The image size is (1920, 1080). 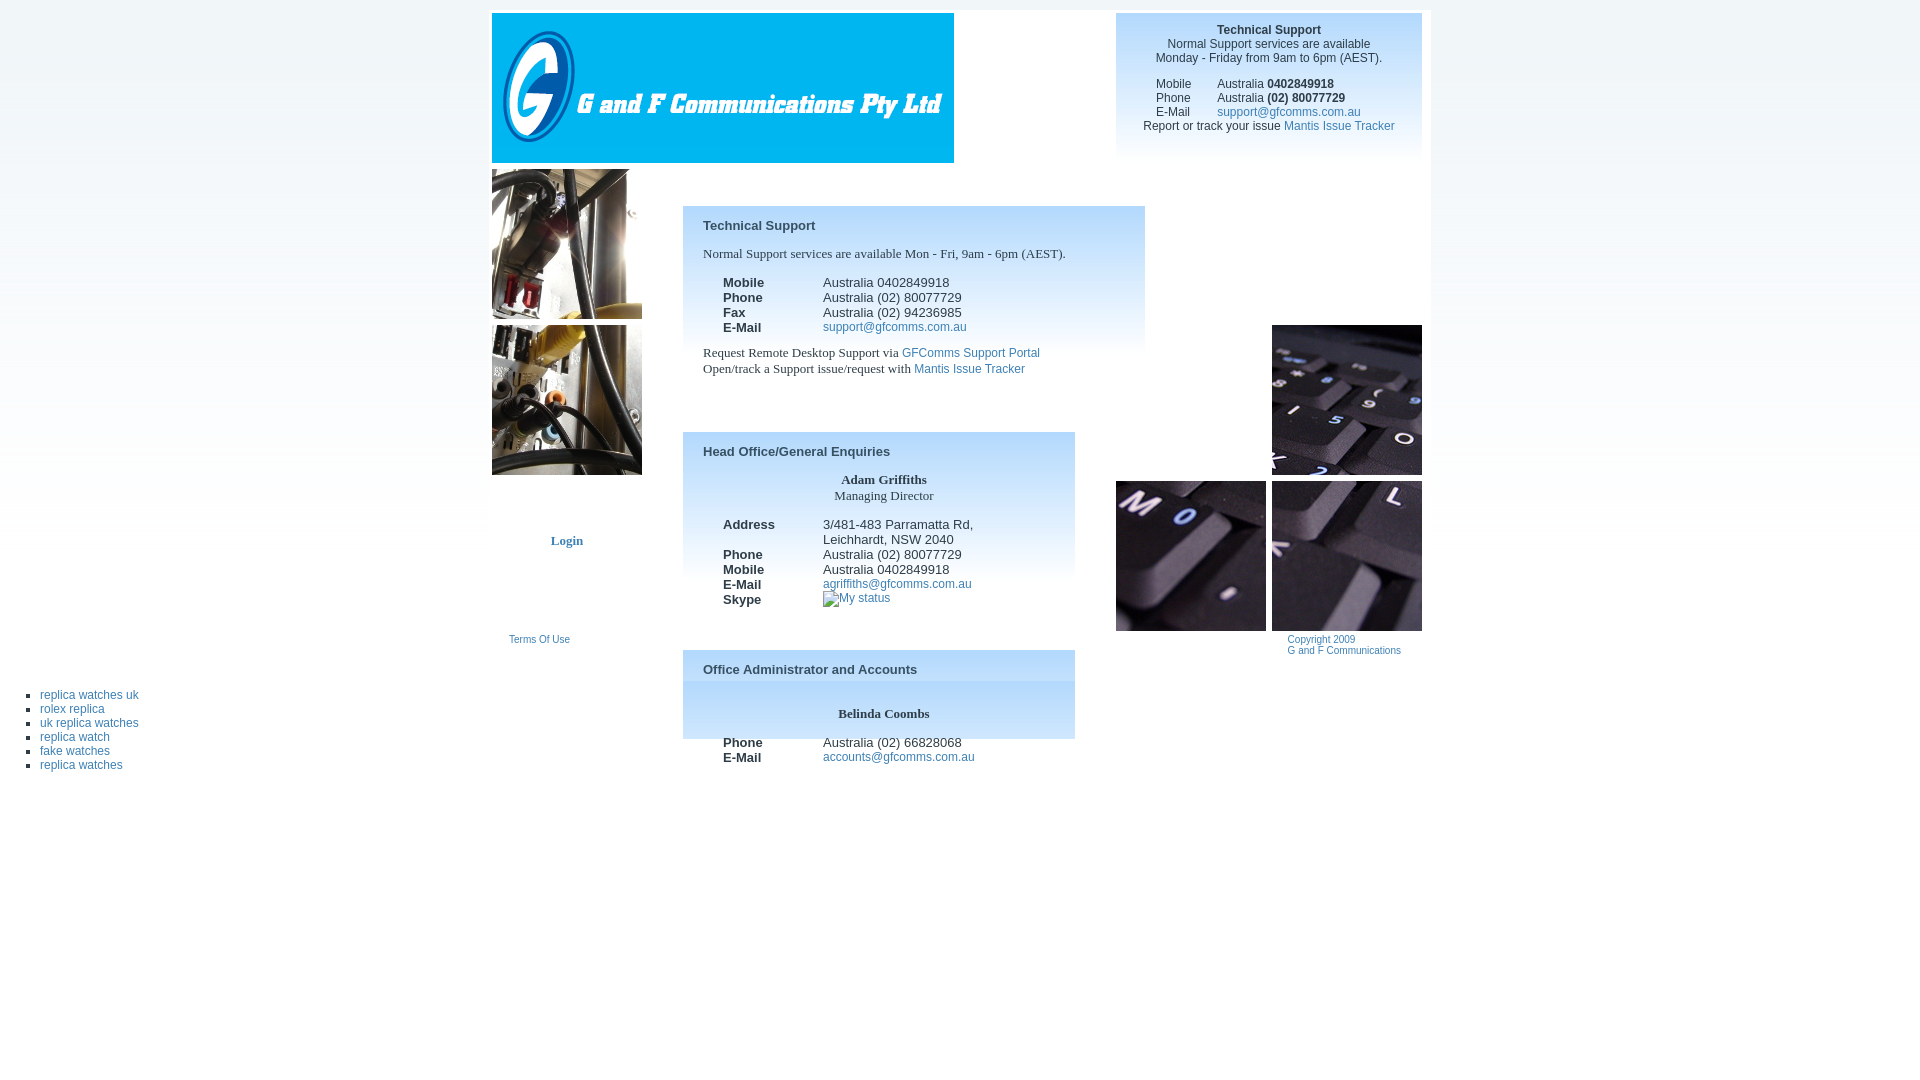 I want to click on 'fake watches', so click(x=75, y=751).